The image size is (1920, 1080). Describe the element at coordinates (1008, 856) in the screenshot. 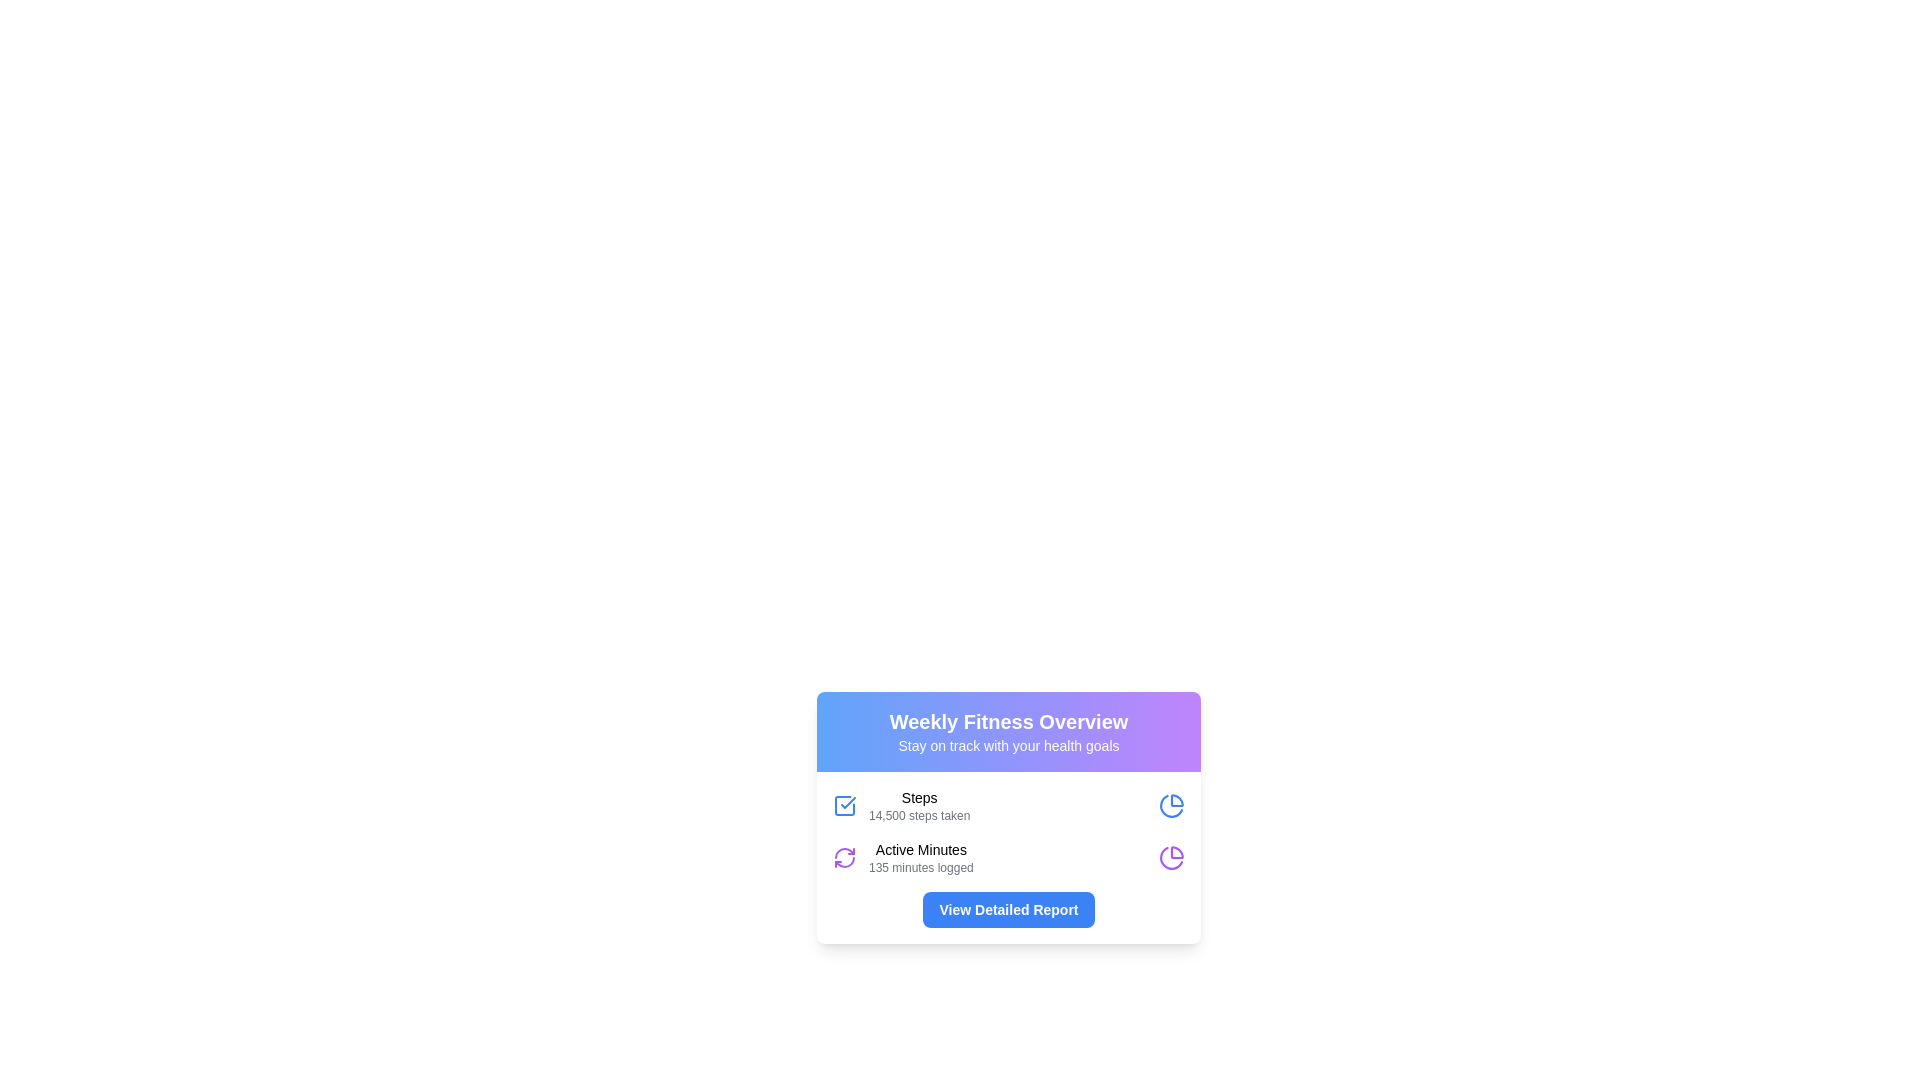

I see `fitness-related data displayed on the Information Display Panel located in the 'Weekly Fitness Overview' card, which shows total steps taken and active minutes logged for the week` at that location.